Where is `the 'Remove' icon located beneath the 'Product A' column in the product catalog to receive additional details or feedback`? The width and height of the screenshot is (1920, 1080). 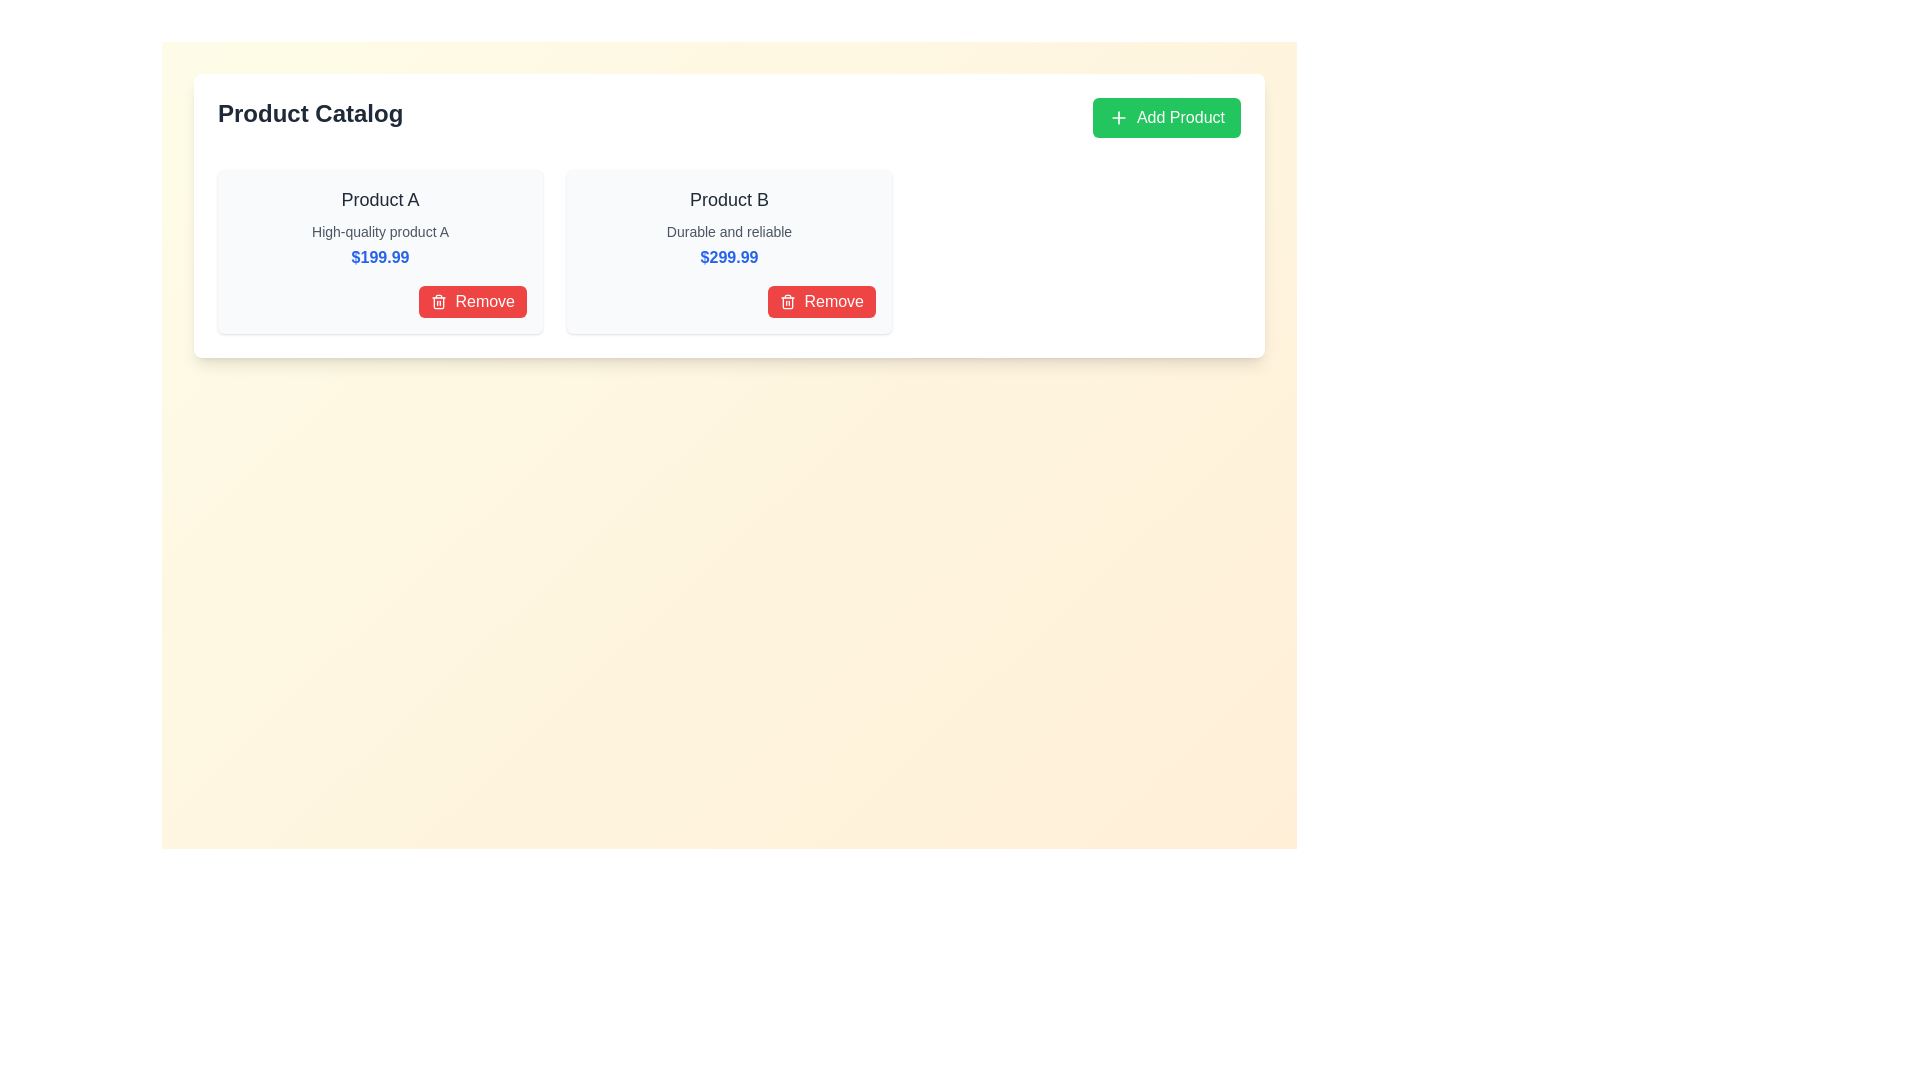
the 'Remove' icon located beneath the 'Product A' column in the product catalog to receive additional details or feedback is located at coordinates (438, 301).